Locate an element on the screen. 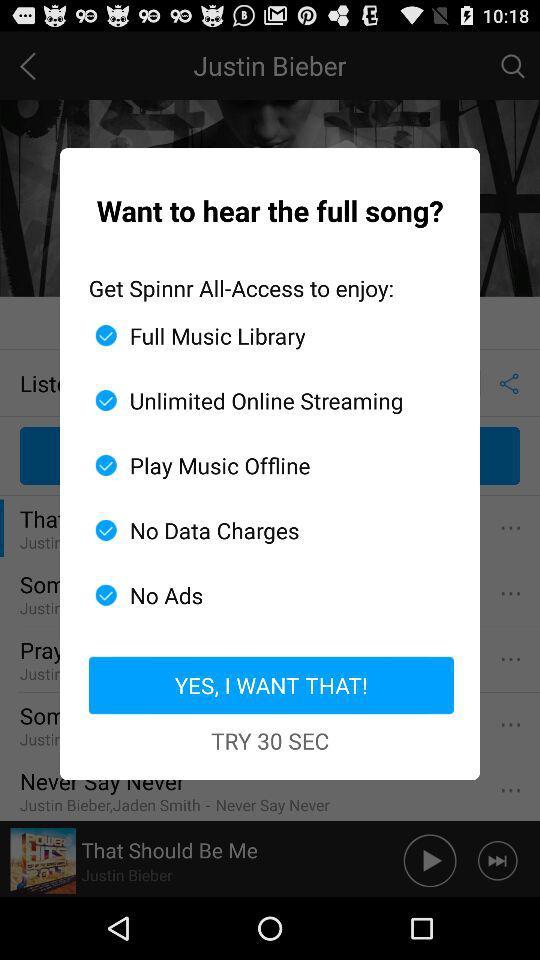  the icon below the play music offline item is located at coordinates (262, 529).